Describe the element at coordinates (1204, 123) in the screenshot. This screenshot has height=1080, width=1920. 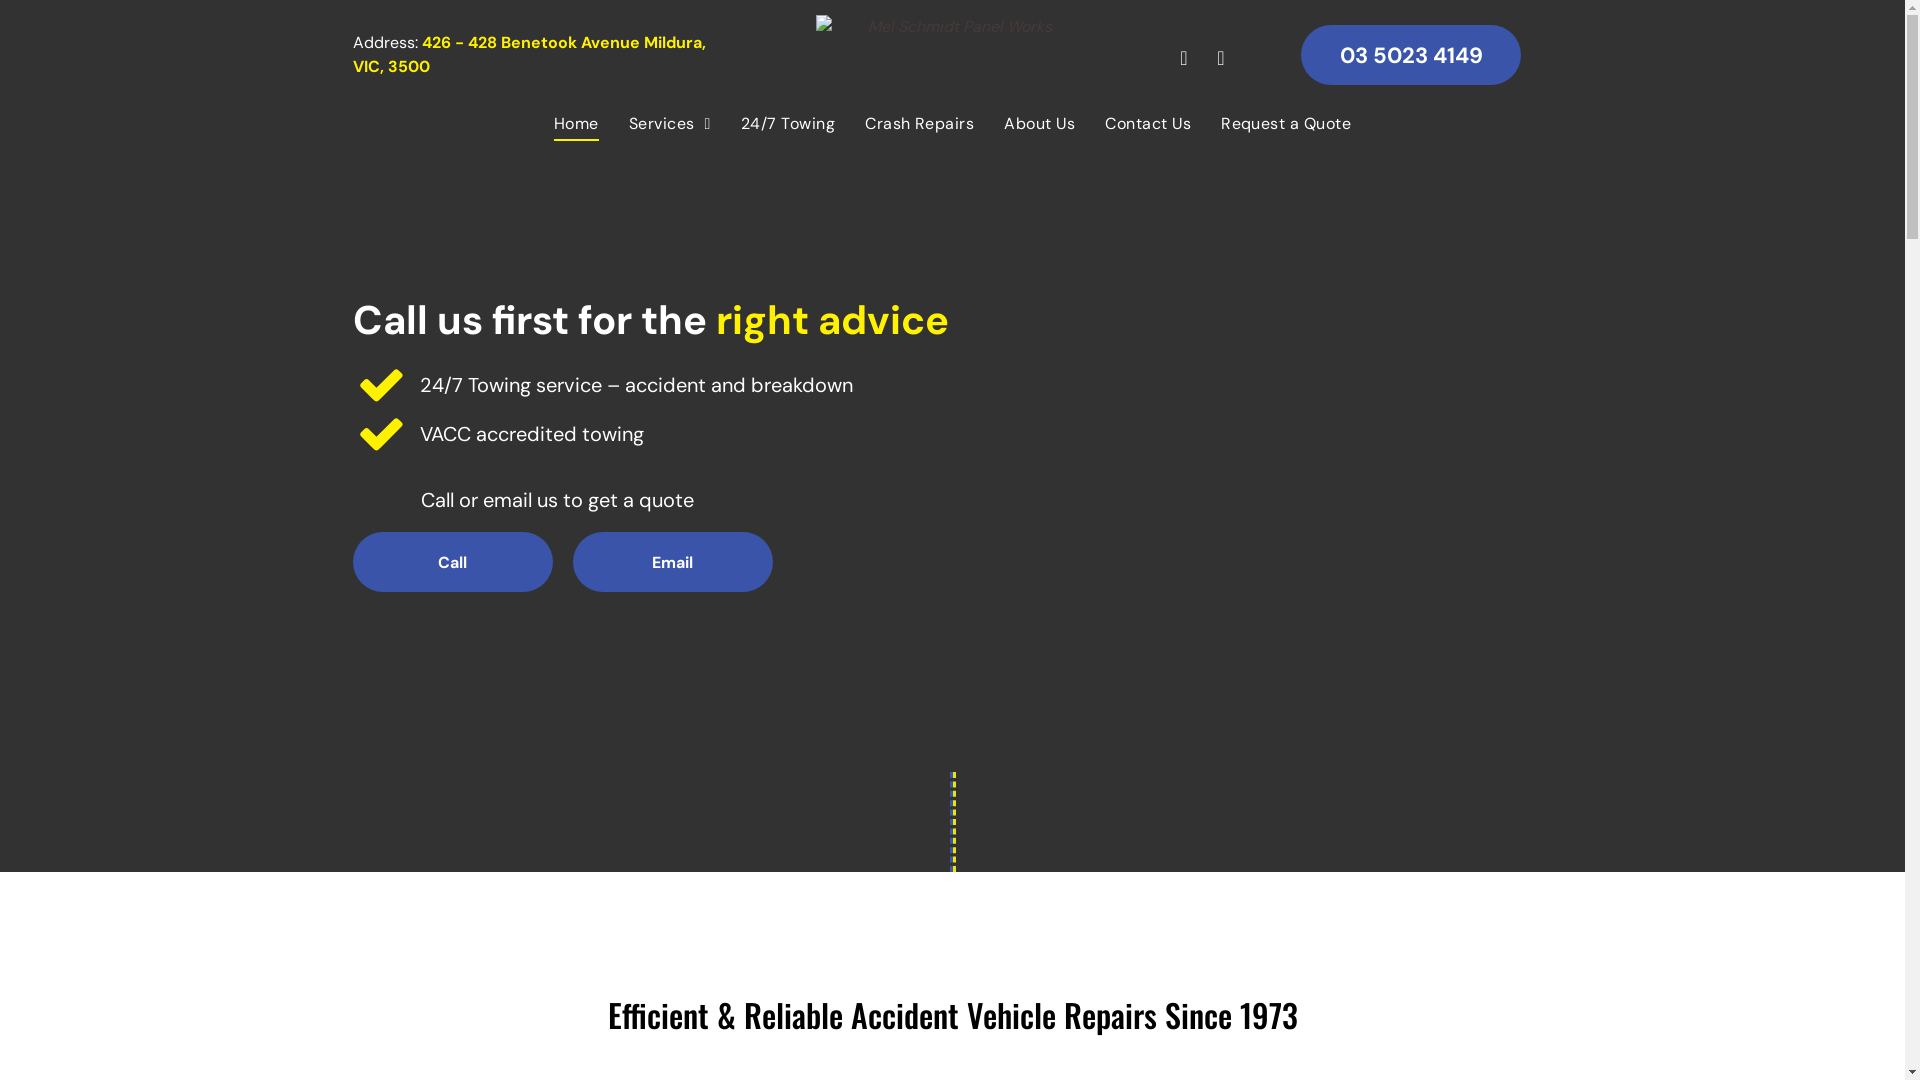
I see `'Request a Quote'` at that location.